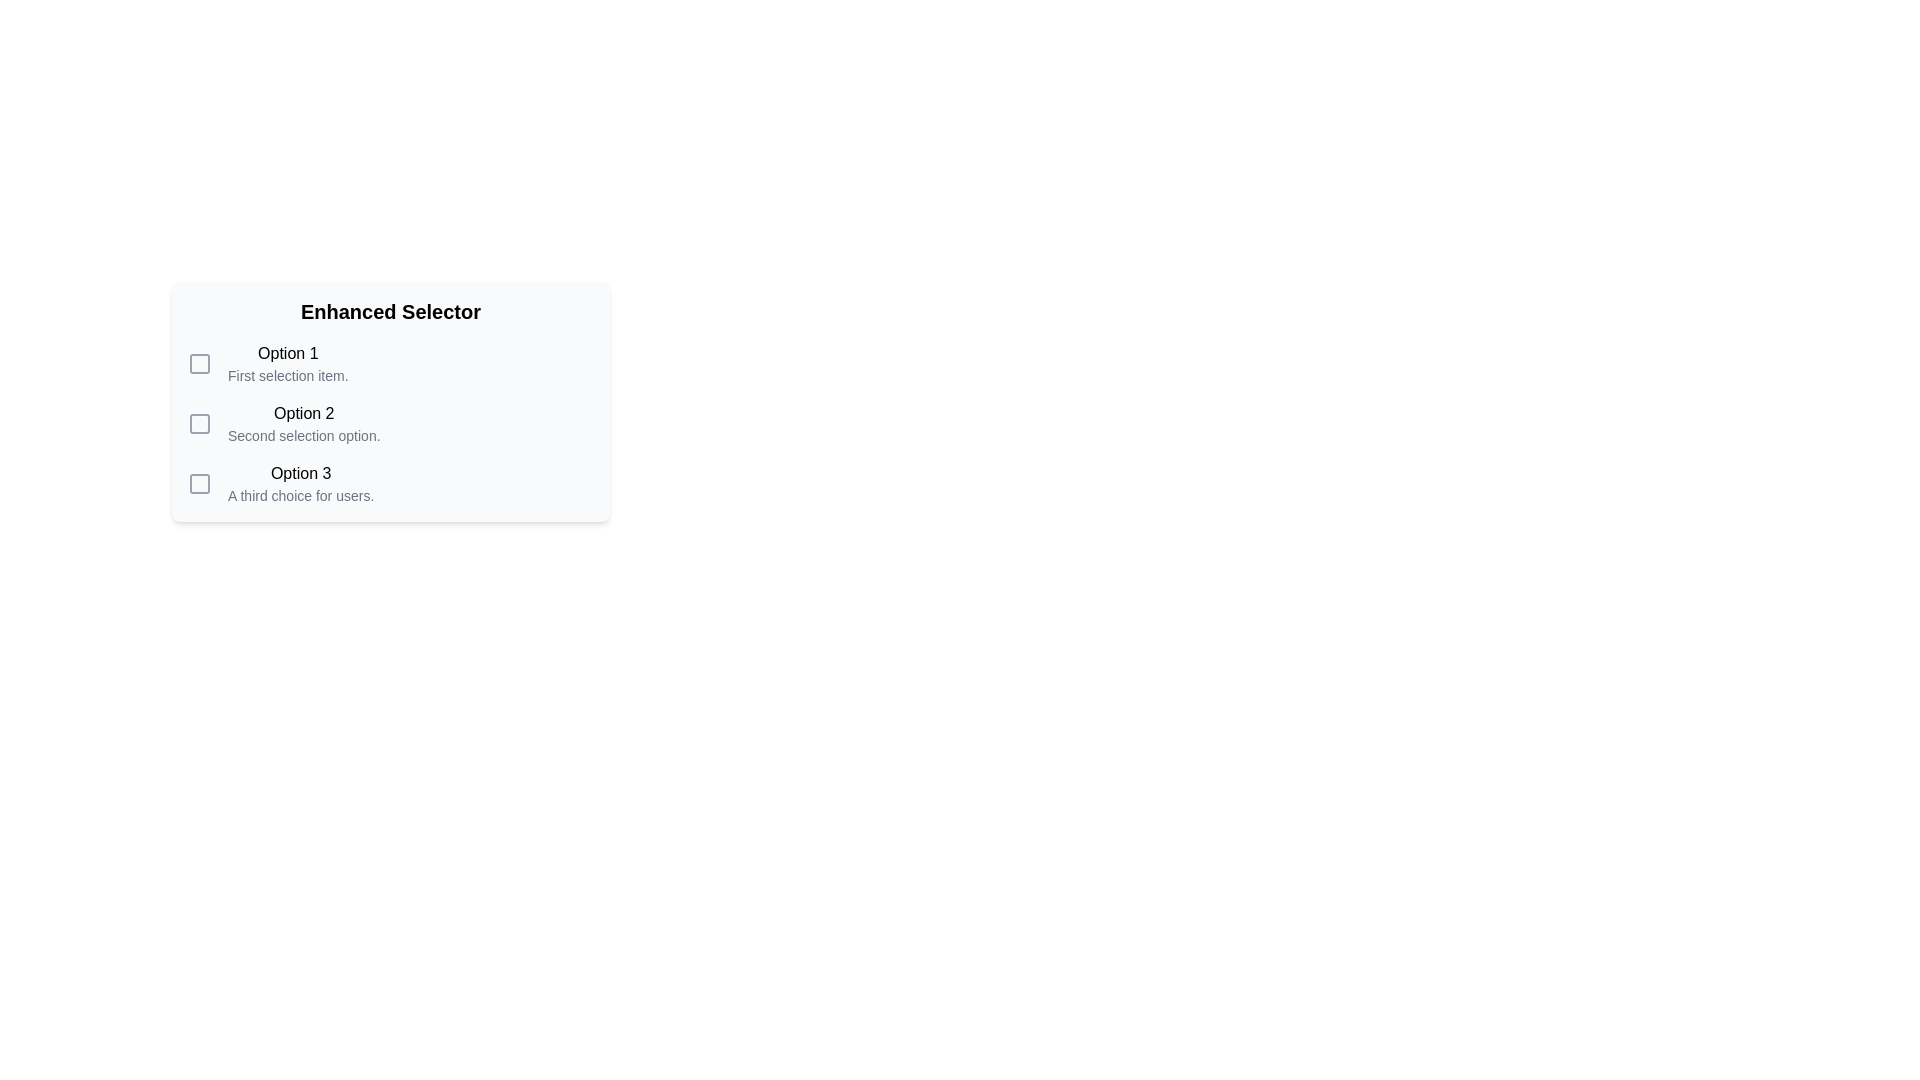 This screenshot has width=1920, height=1080. What do you see at coordinates (303, 434) in the screenshot?
I see `the Text label providing supplementary information for 'Option 2', which is located directly beneath the 'Option 2' label in a vertical list of options` at bounding box center [303, 434].